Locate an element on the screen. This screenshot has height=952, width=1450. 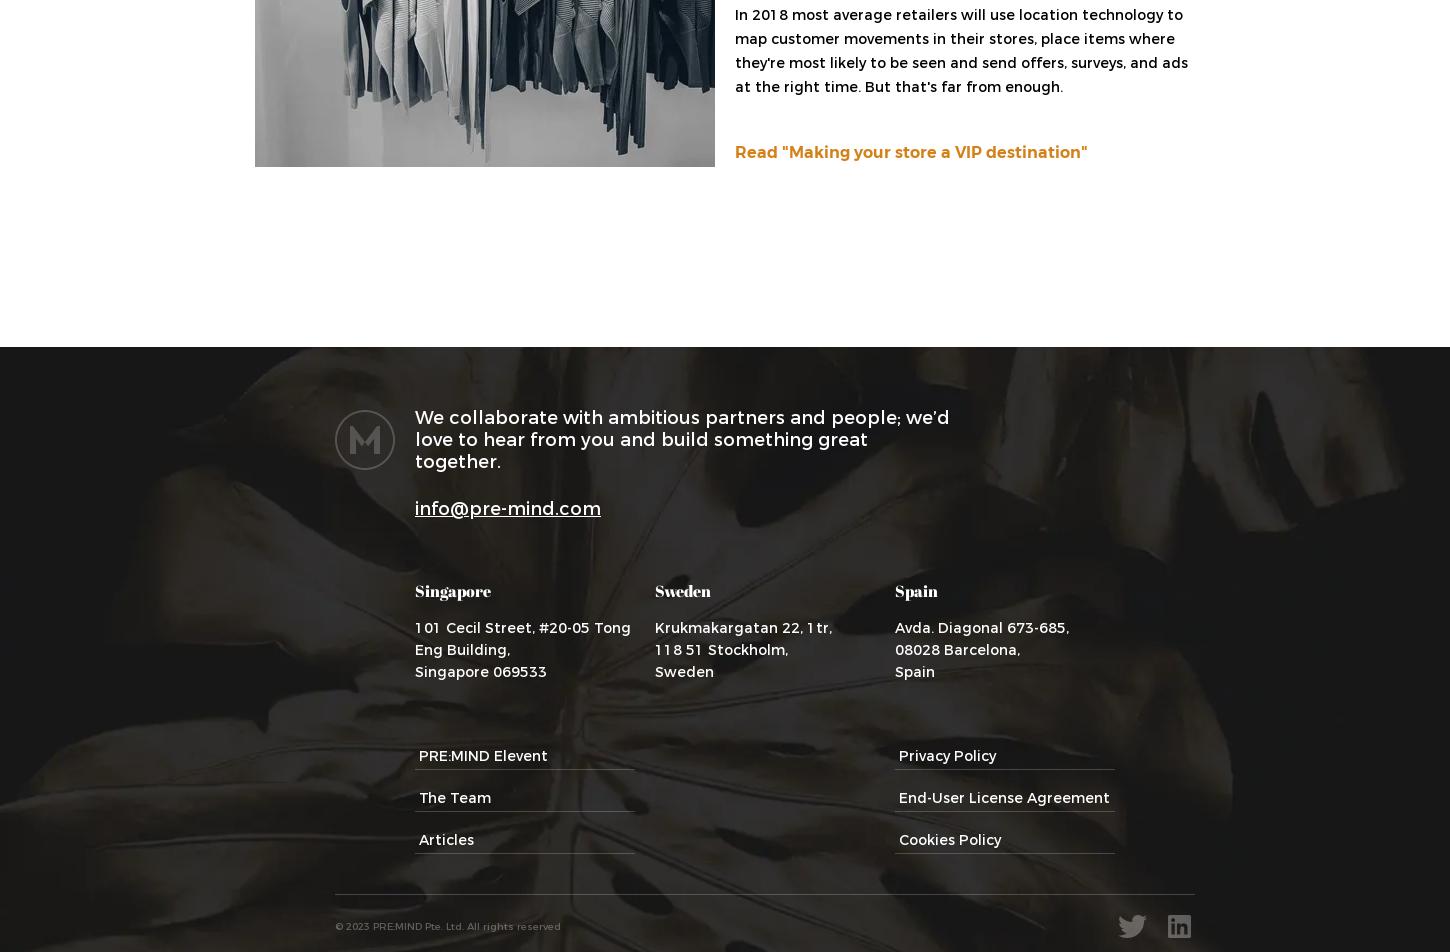
'Privacy Policy' is located at coordinates (946, 755).